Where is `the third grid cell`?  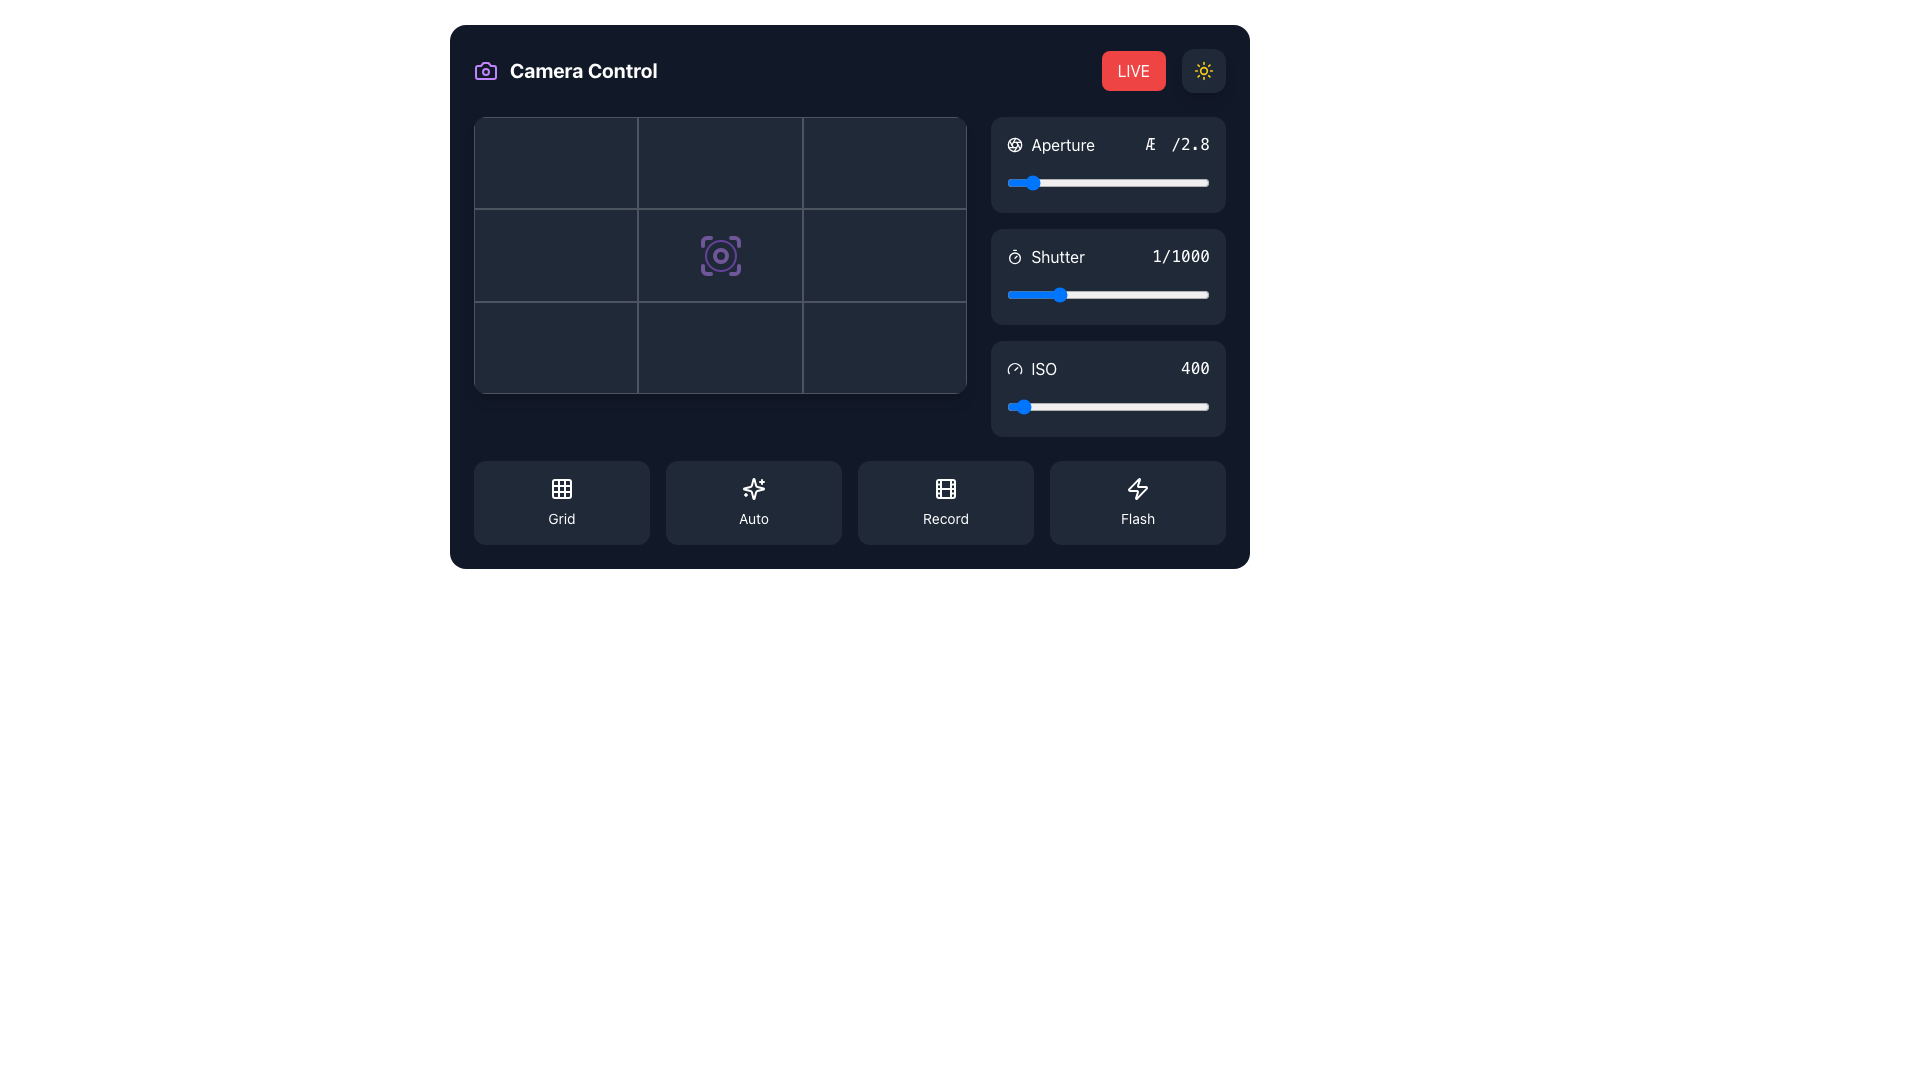
the third grid cell is located at coordinates (884, 162).